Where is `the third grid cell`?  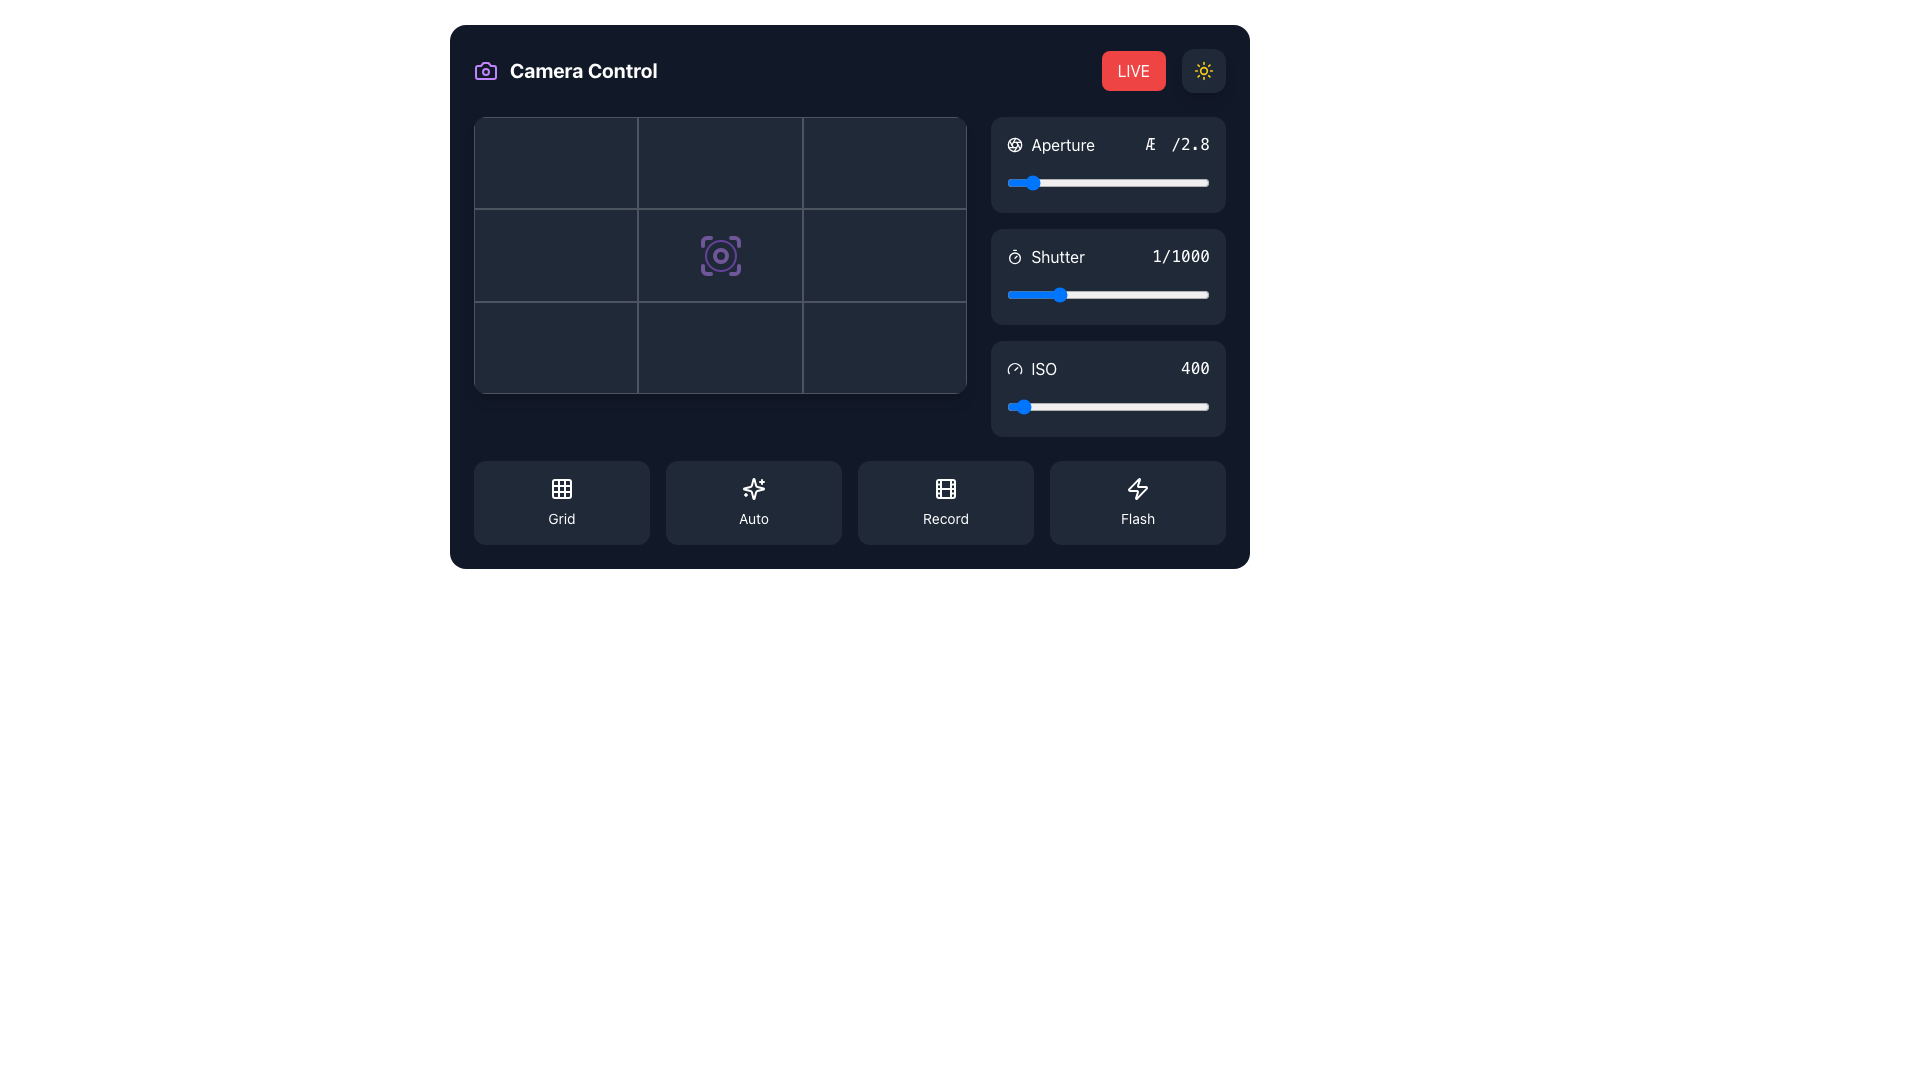
the third grid cell is located at coordinates (884, 162).